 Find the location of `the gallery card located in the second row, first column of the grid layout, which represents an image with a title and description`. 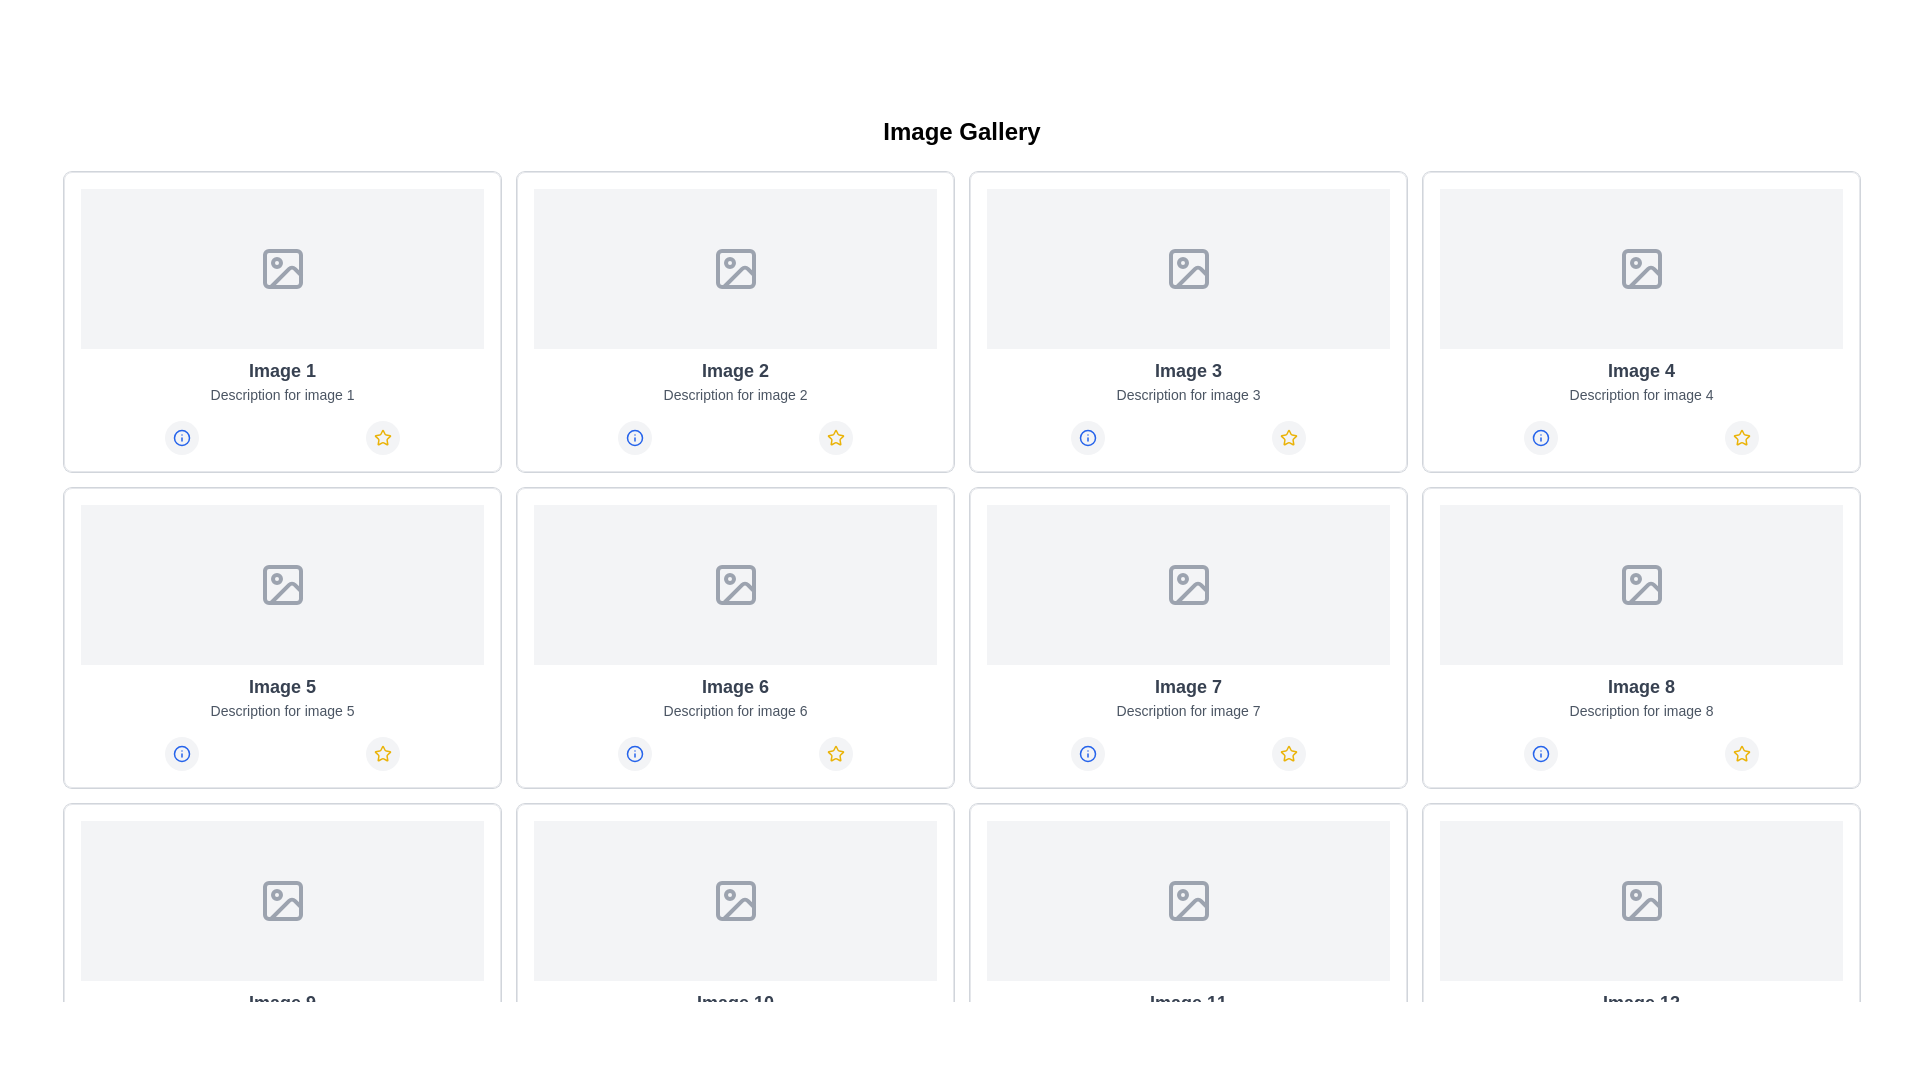

the gallery card located in the second row, first column of the grid layout, which represents an image with a title and description is located at coordinates (281, 637).